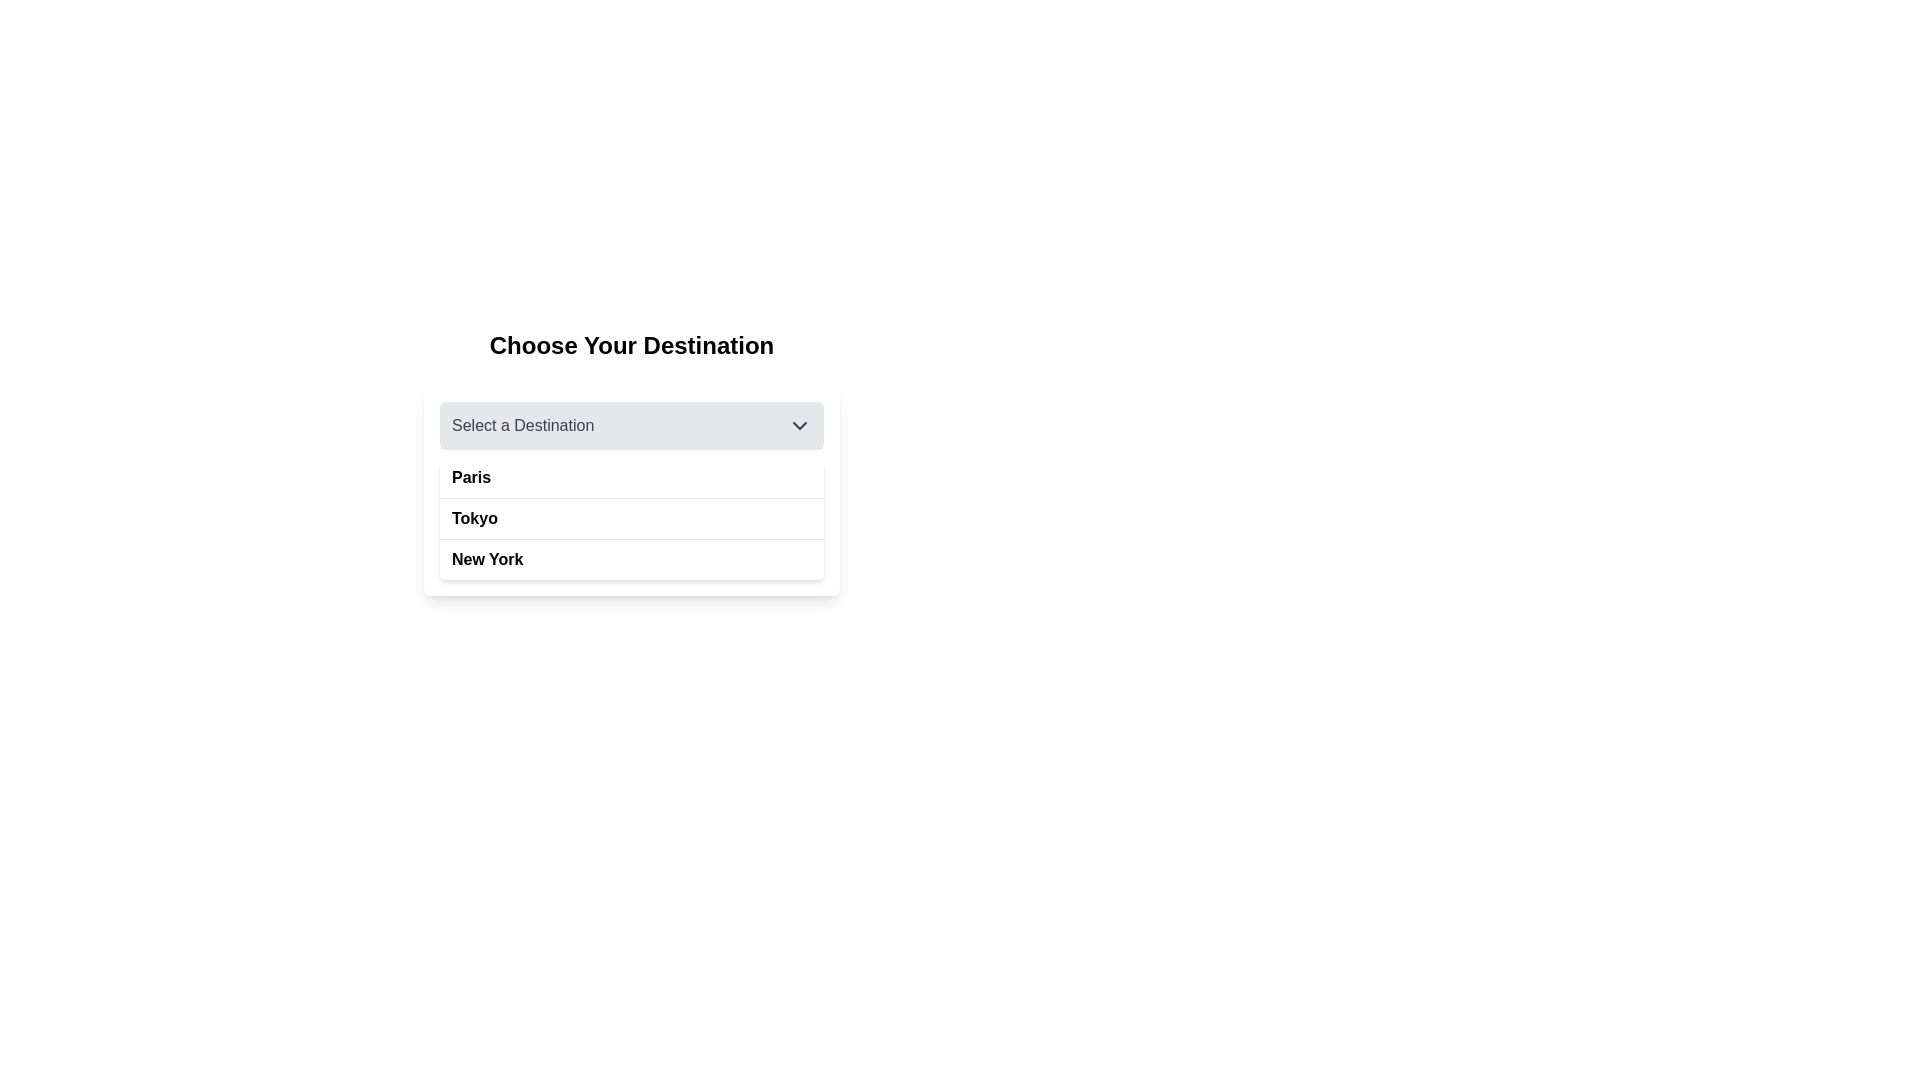 Image resolution: width=1920 pixels, height=1080 pixels. I want to click on the list item displaying 'Tokyo', so click(631, 518).